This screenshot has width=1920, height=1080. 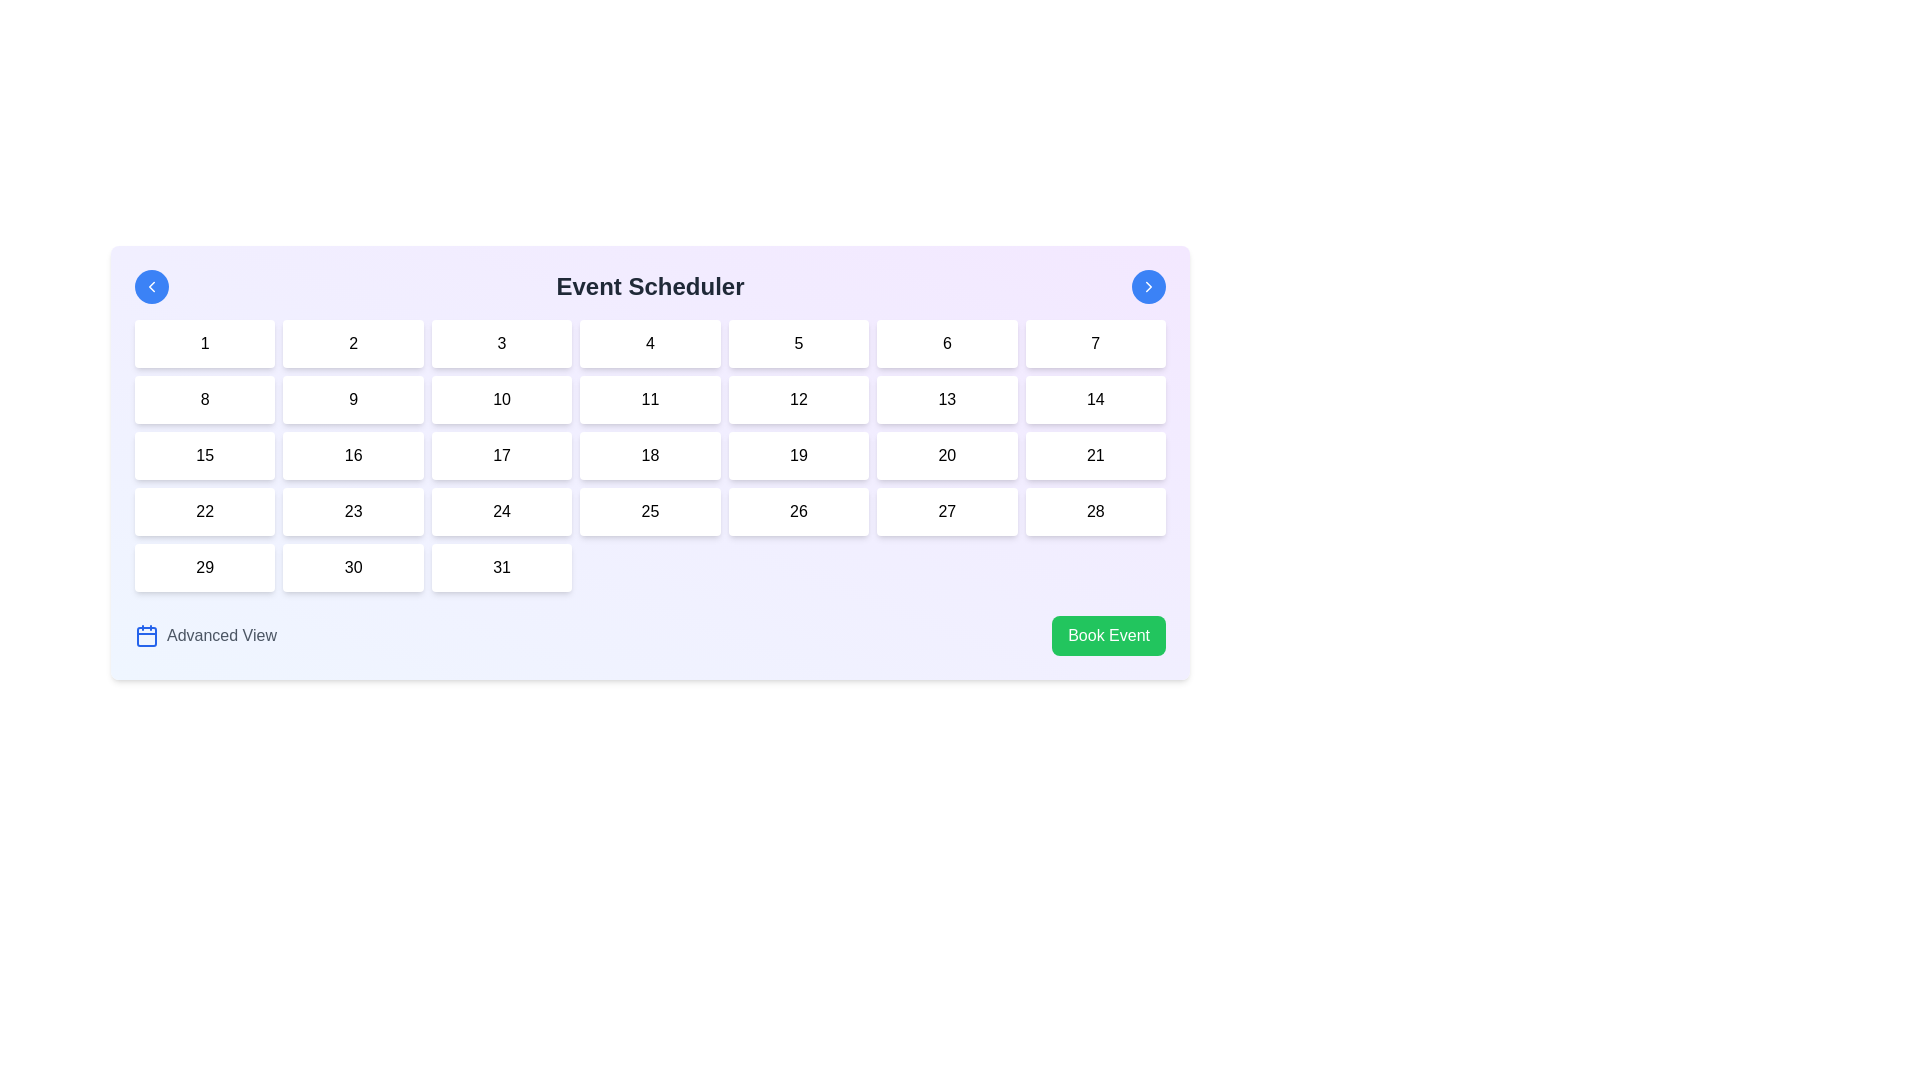 I want to click on the blue calendar icon located to the left of the 'Advanced View' text label, so click(x=146, y=636).